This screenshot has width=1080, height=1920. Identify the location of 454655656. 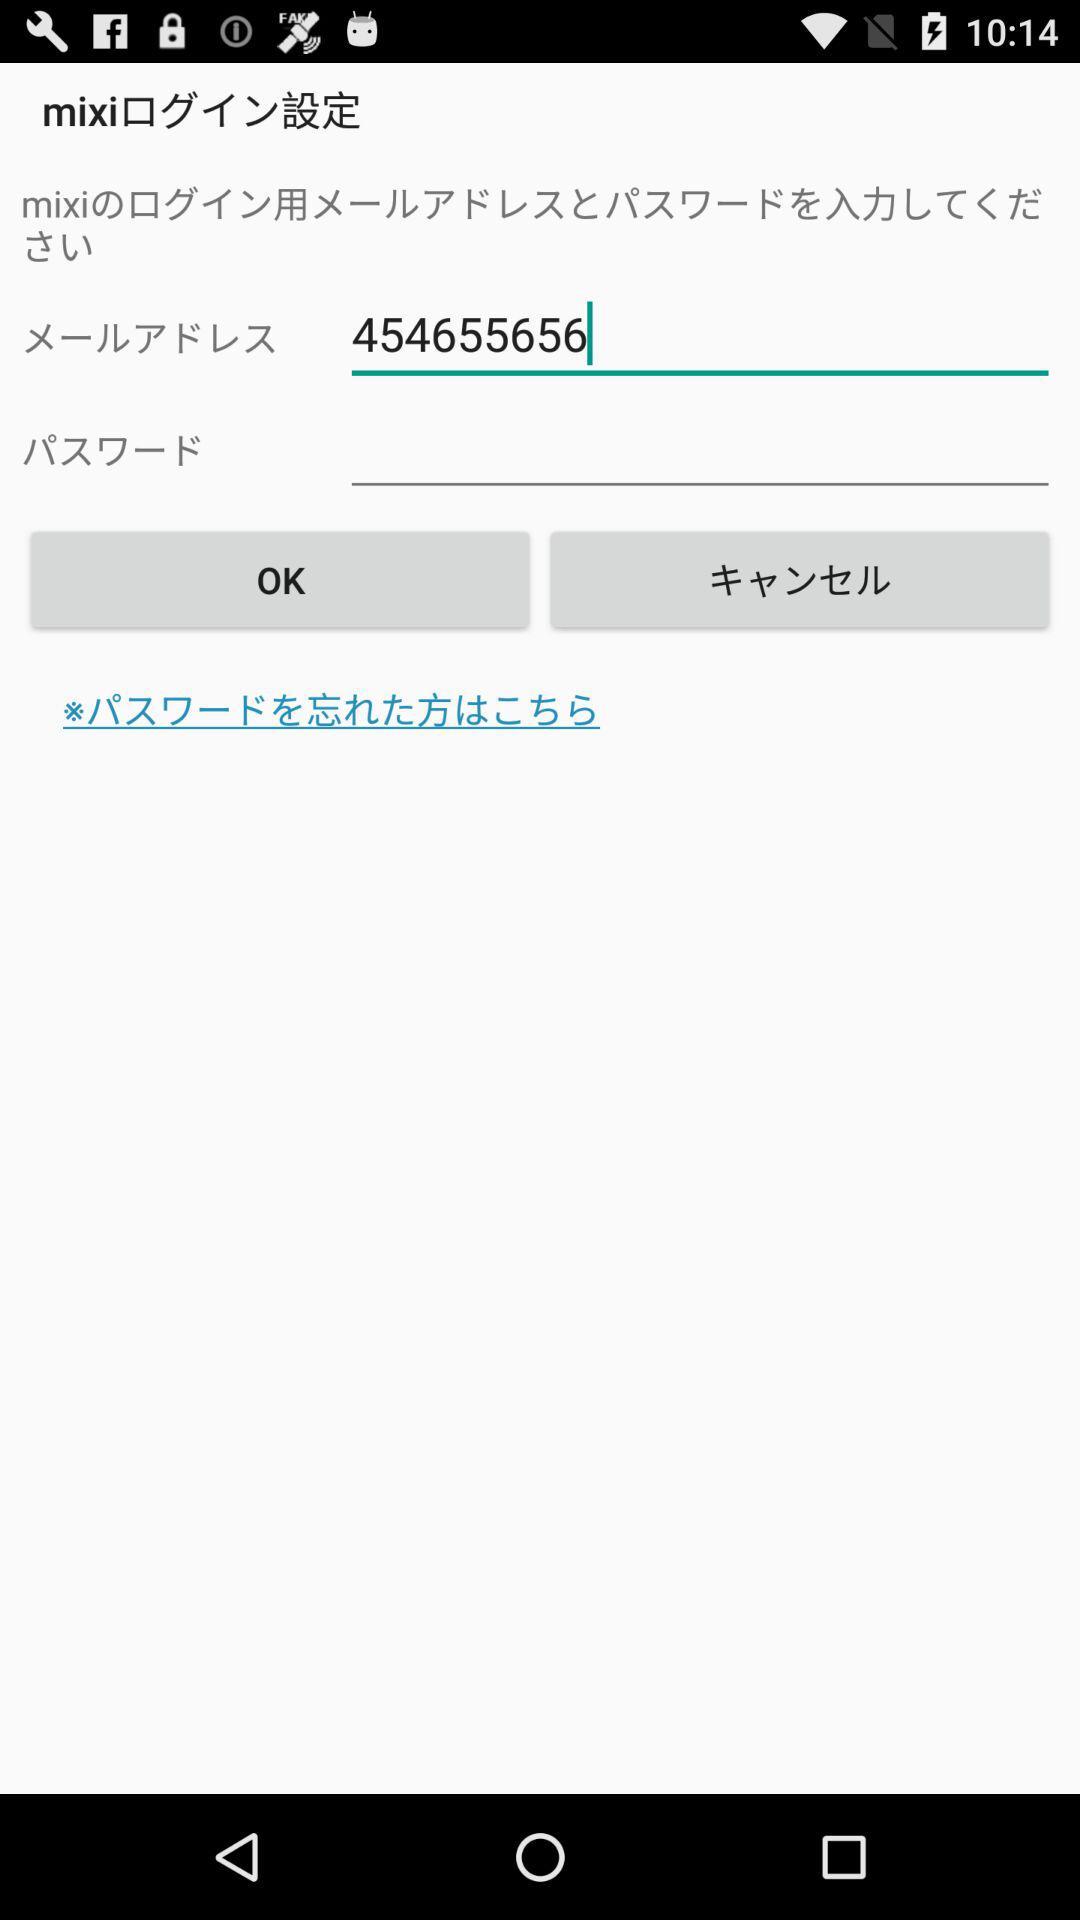
(699, 334).